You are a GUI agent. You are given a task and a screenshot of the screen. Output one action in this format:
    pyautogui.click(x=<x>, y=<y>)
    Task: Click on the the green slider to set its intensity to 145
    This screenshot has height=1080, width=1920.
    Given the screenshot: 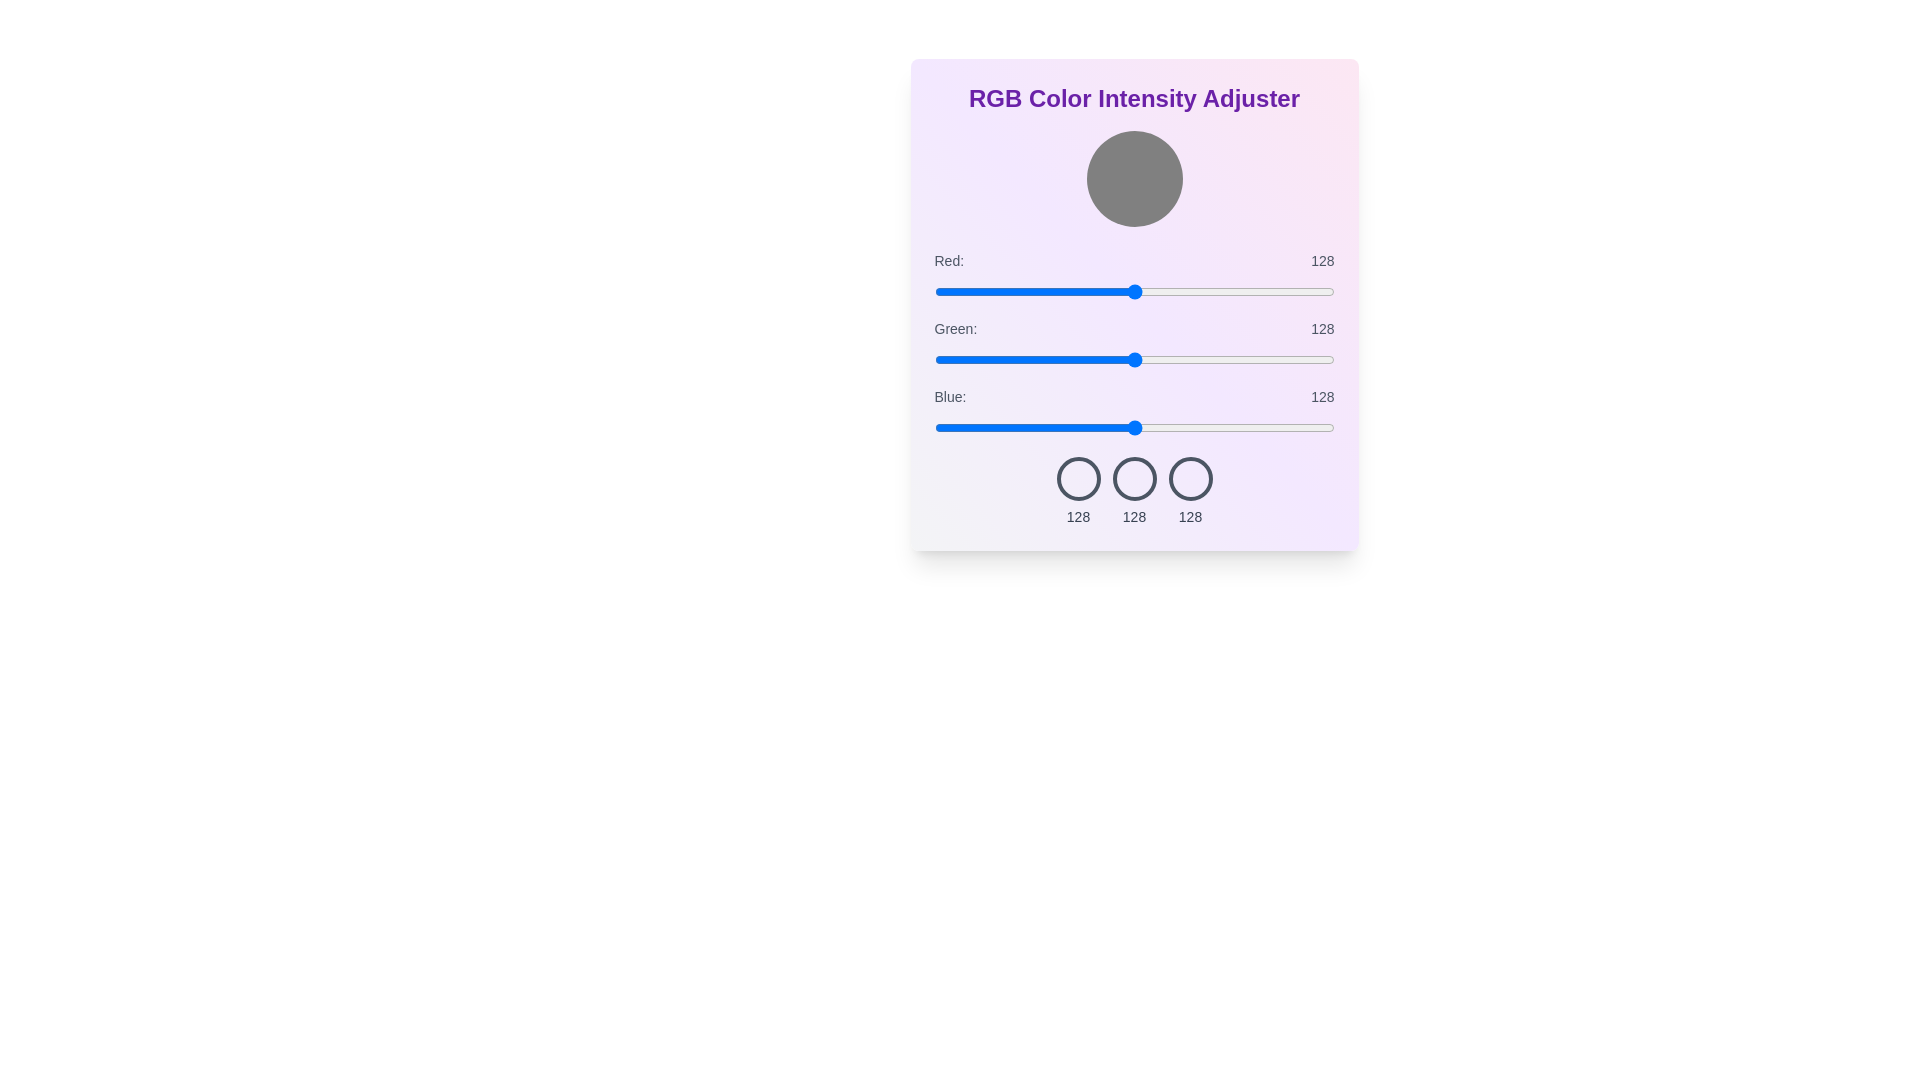 What is the action you would take?
    pyautogui.click(x=1161, y=358)
    